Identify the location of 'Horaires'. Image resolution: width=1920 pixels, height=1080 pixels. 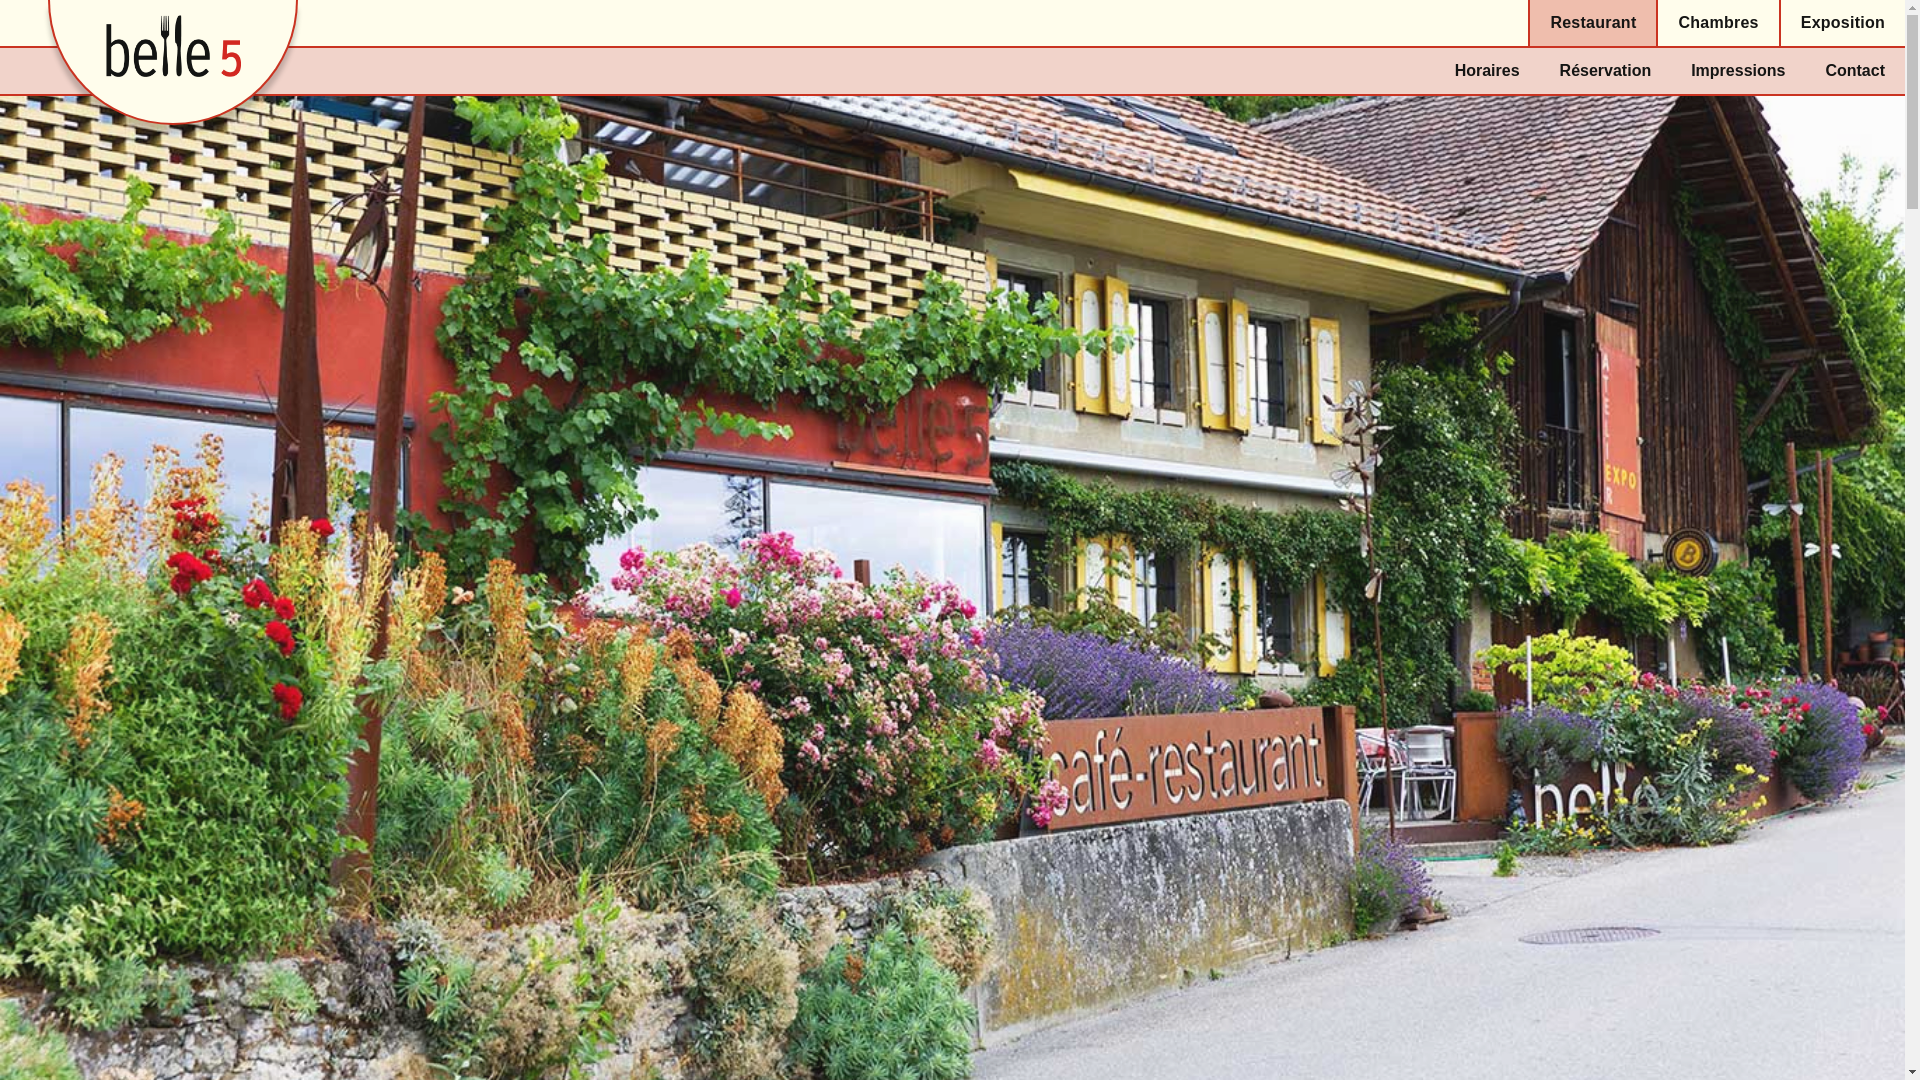
(1434, 69).